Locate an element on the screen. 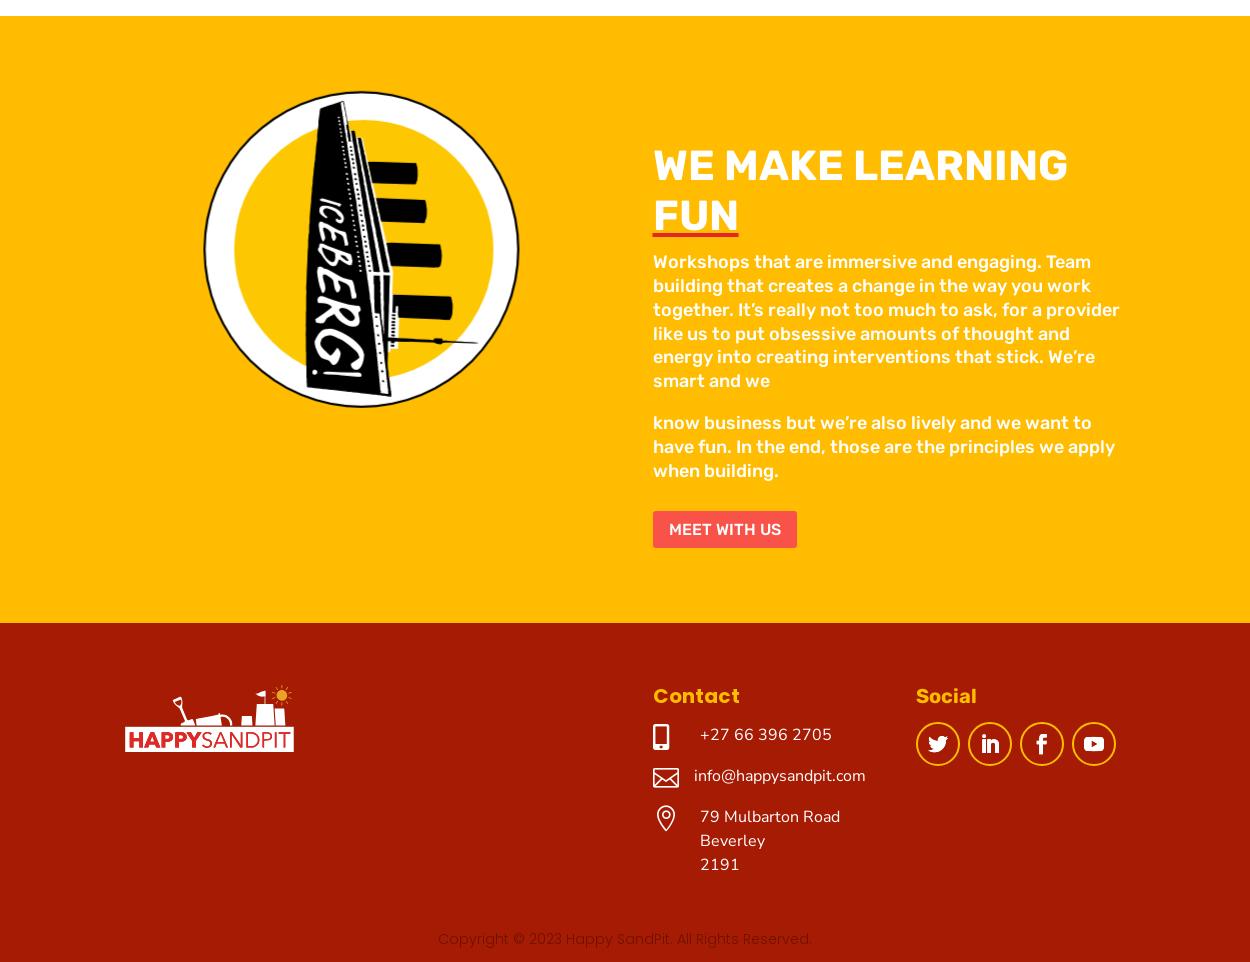  '79 Mulbarton Road' is located at coordinates (769, 816).